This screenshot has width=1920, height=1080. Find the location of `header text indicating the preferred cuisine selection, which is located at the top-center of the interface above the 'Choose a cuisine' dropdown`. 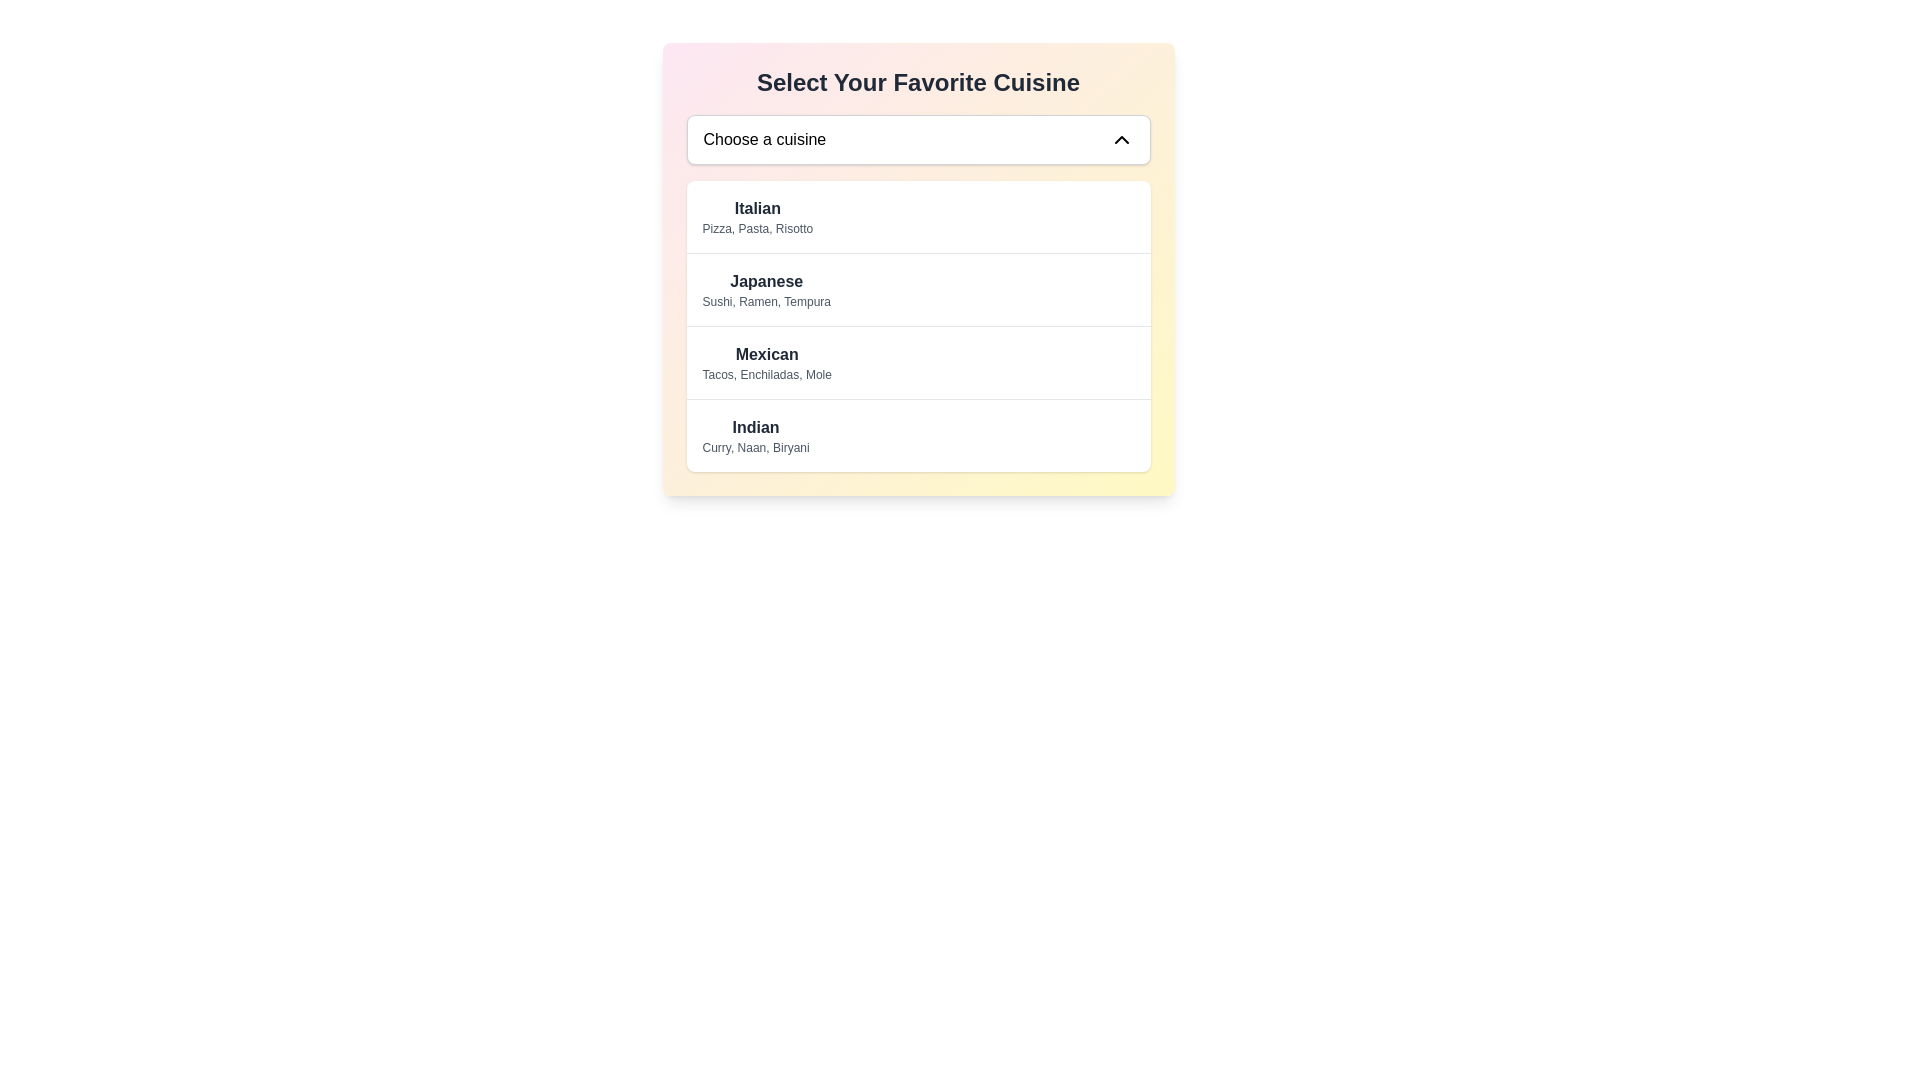

header text indicating the preferred cuisine selection, which is located at the top-center of the interface above the 'Choose a cuisine' dropdown is located at coordinates (917, 82).